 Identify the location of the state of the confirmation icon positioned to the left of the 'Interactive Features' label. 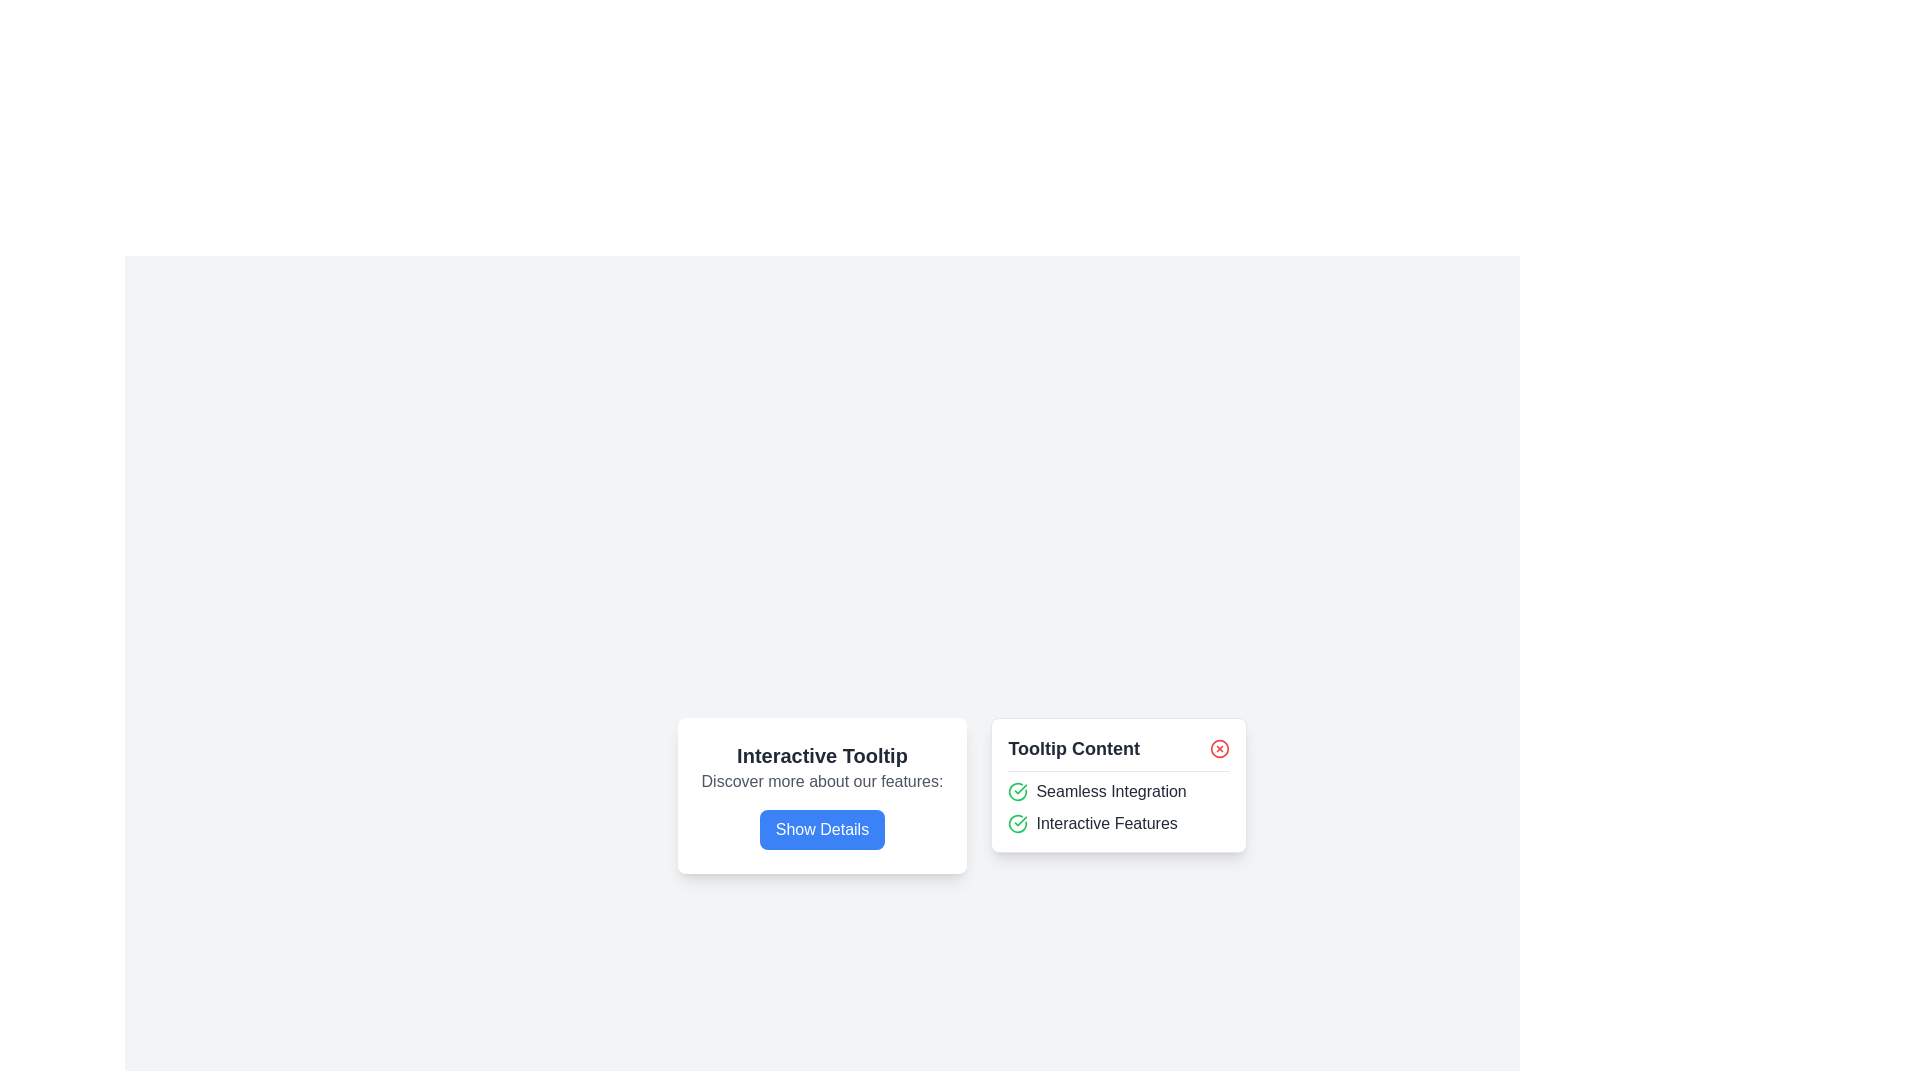
(1018, 824).